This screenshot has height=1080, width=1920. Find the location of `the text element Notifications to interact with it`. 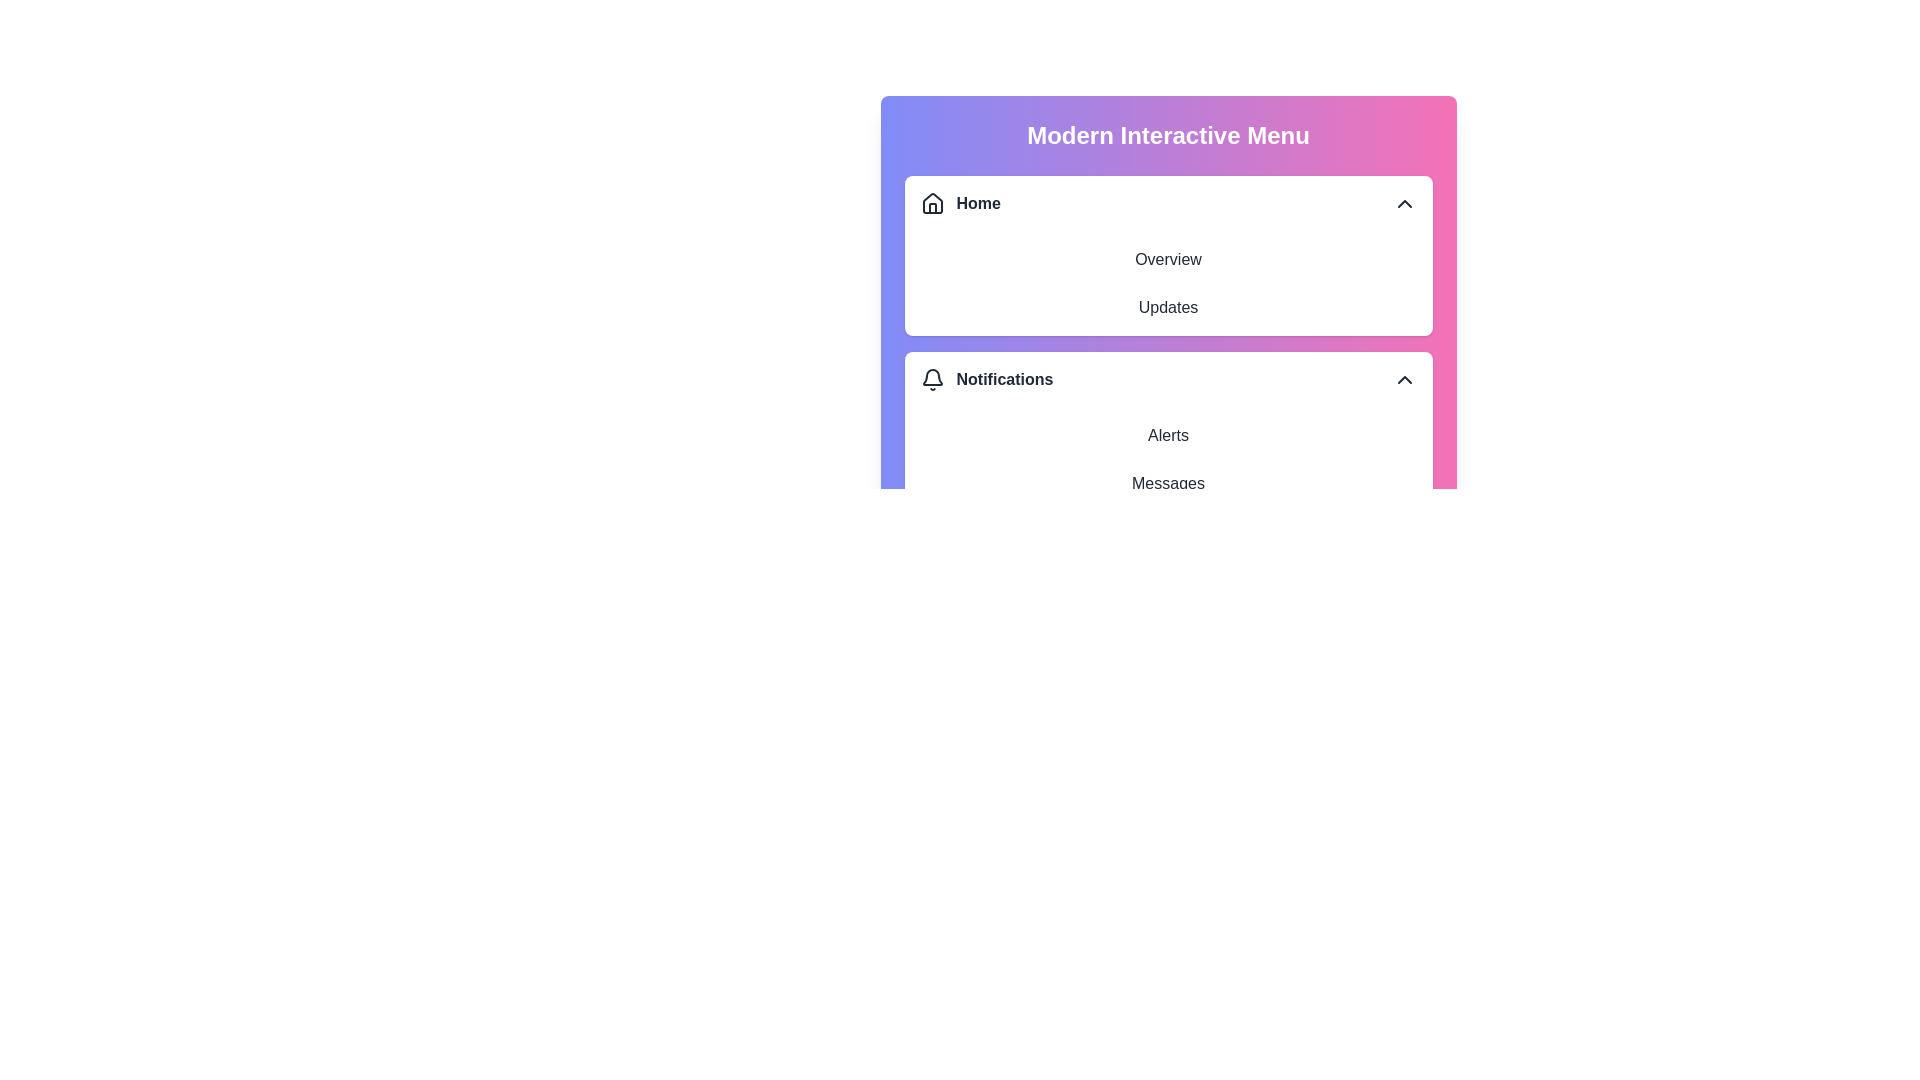

the text element Notifications to interact with it is located at coordinates (1168, 380).